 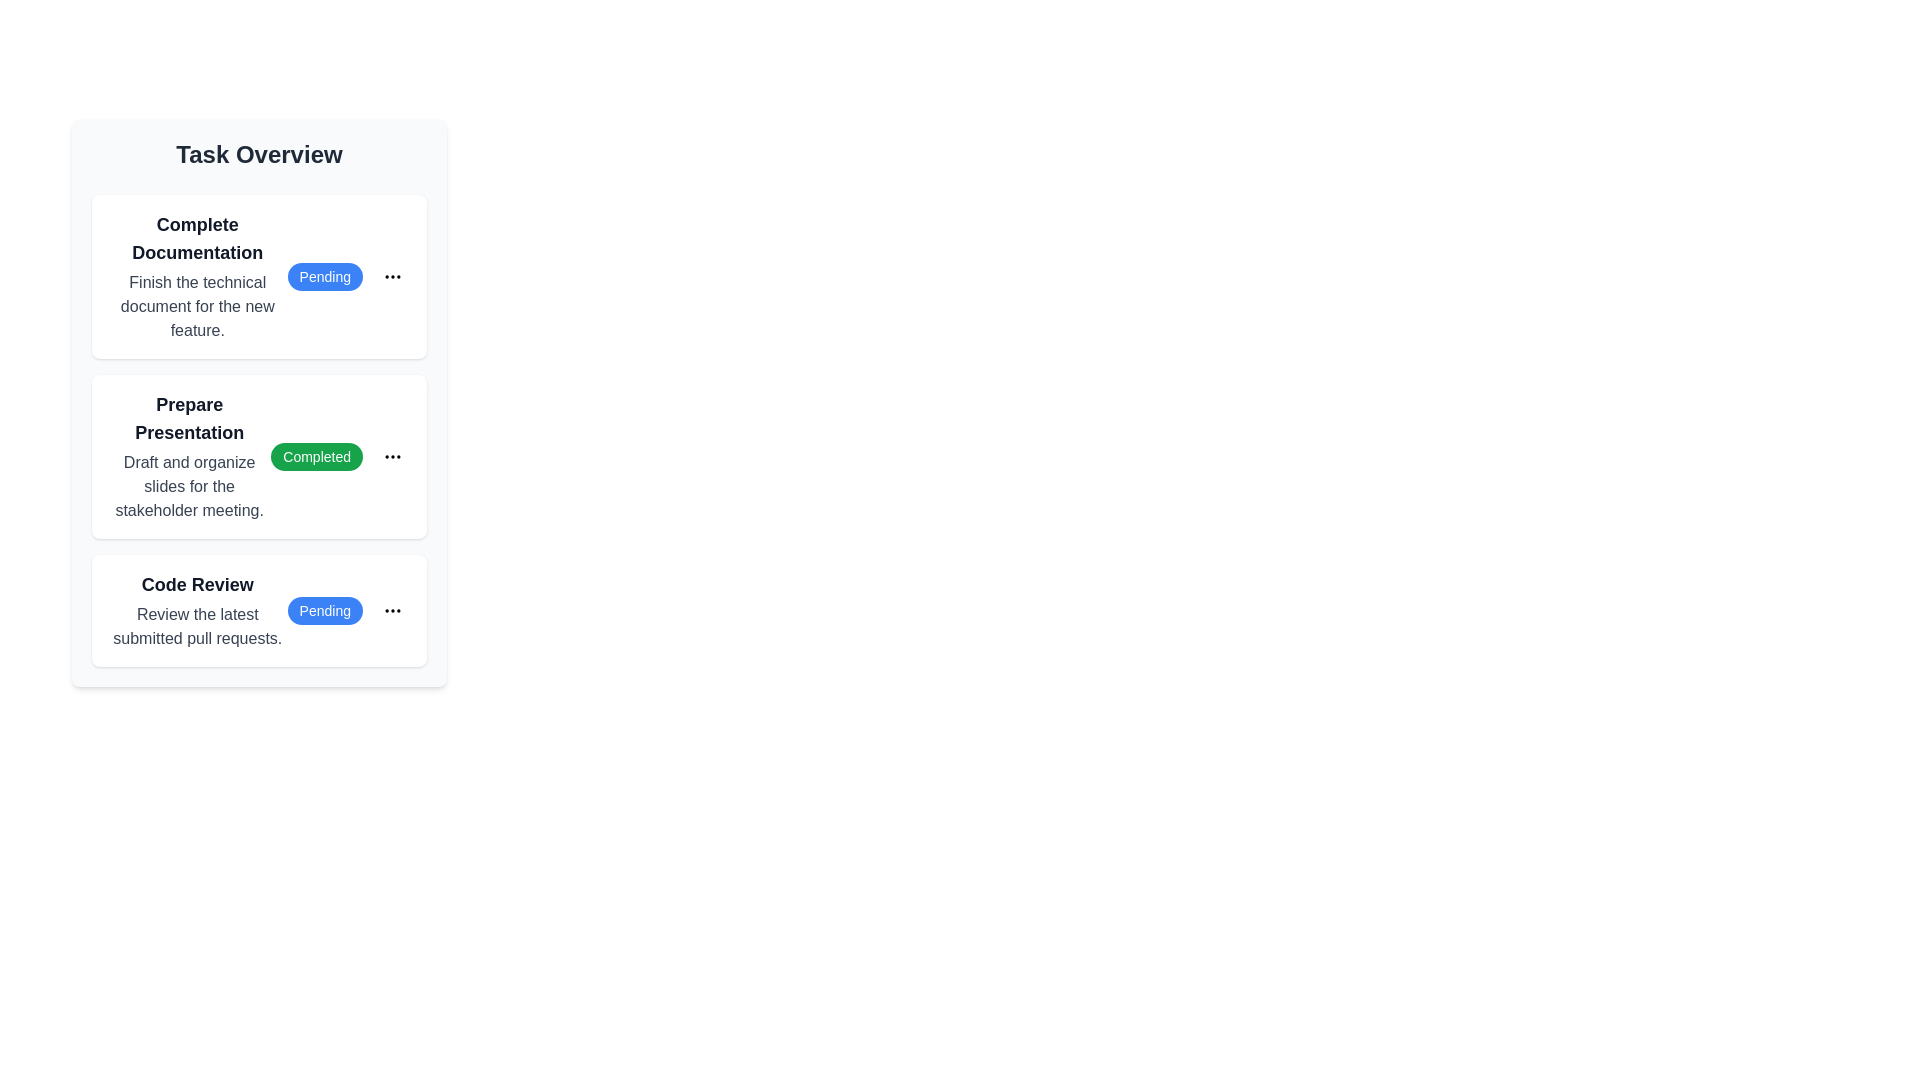 What do you see at coordinates (393, 277) in the screenshot?
I see `the ellipsis button for the task titled Complete Documentation` at bounding box center [393, 277].